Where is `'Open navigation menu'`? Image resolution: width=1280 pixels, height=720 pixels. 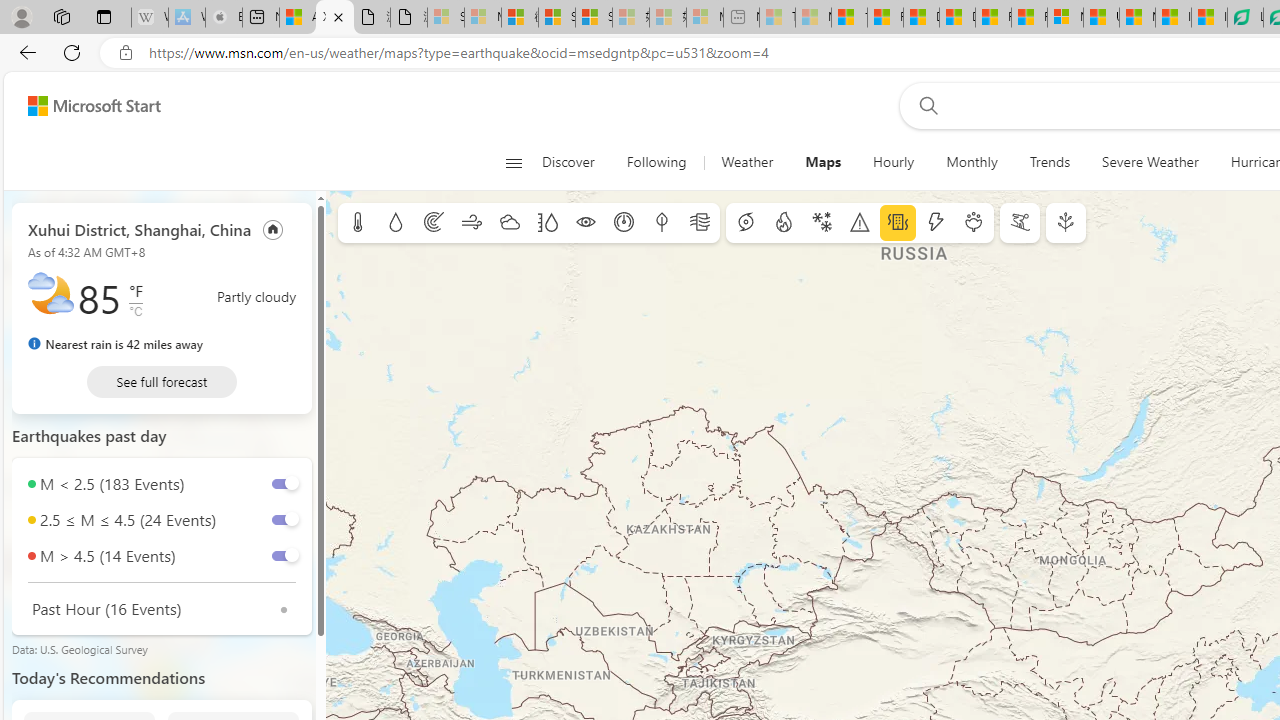 'Open navigation menu' is located at coordinates (513, 162).